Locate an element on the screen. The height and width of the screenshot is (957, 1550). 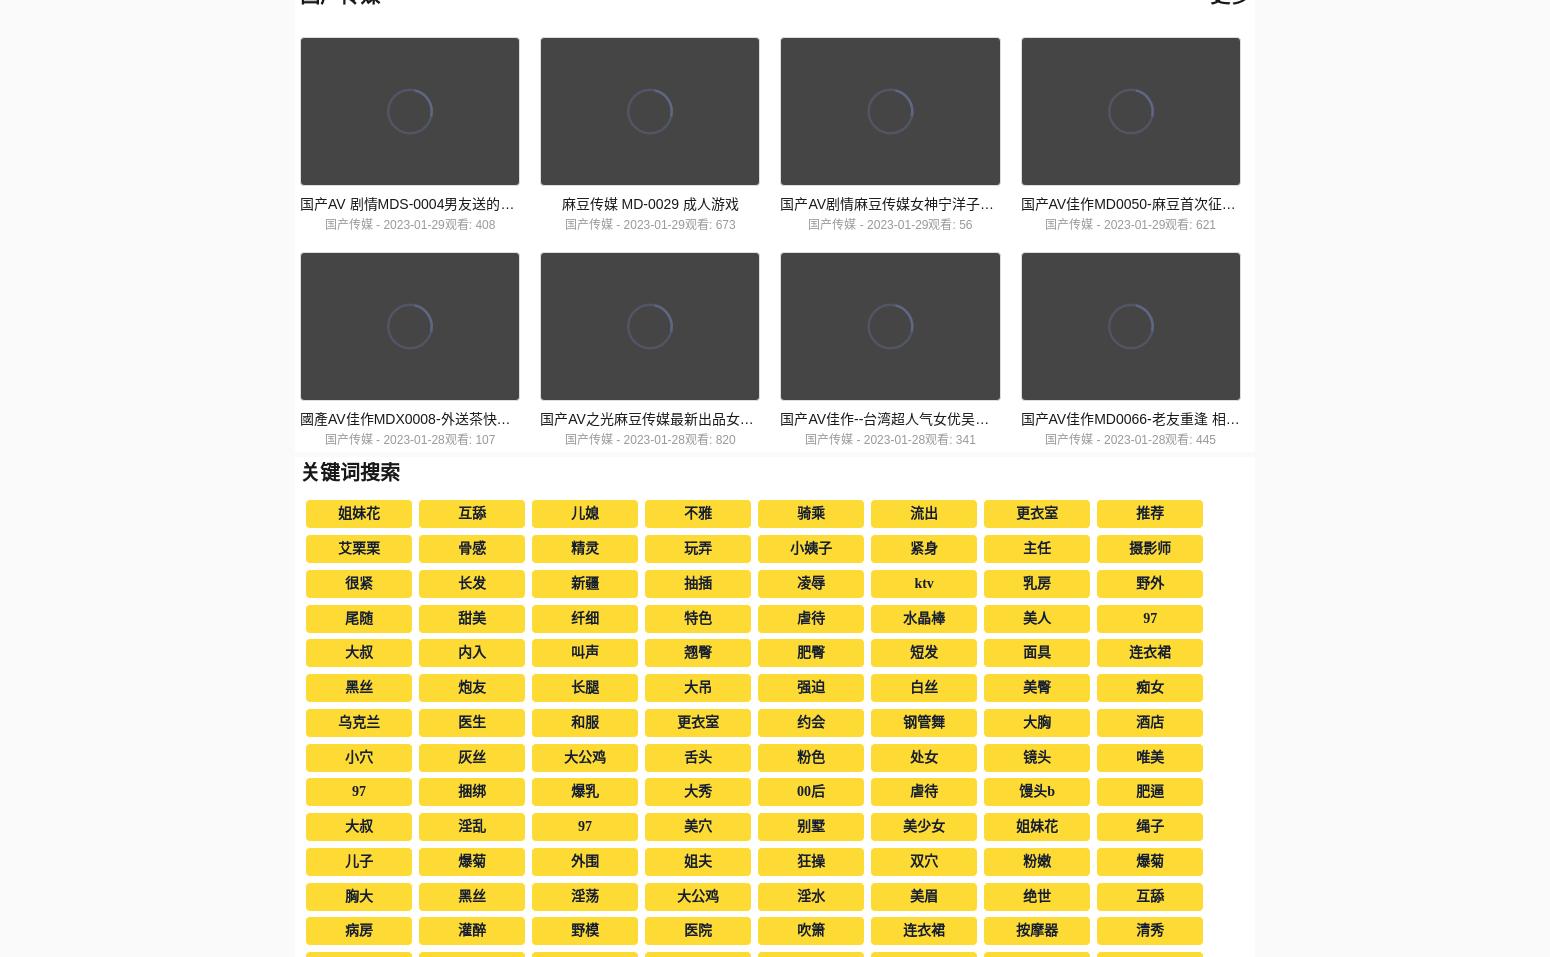
'00后' is located at coordinates (809, 790).